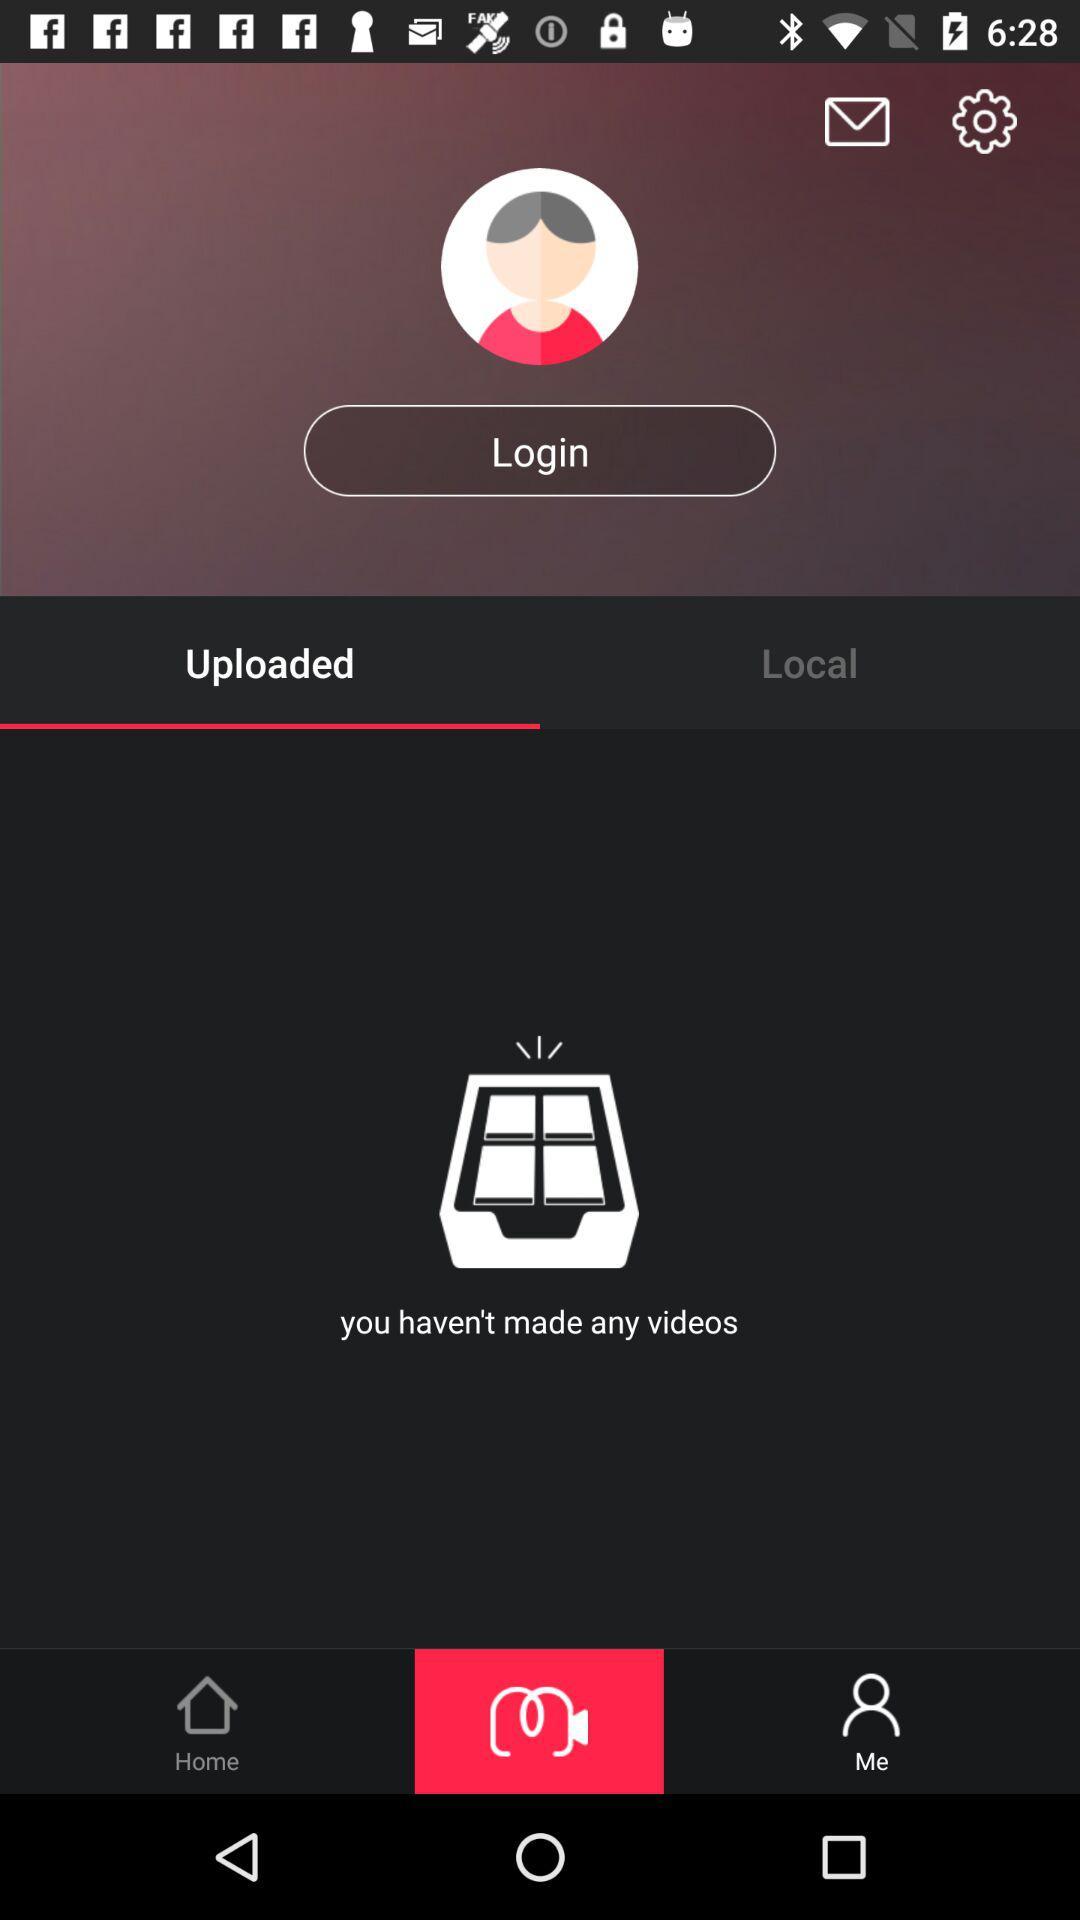 This screenshot has height=1920, width=1080. Describe the element at coordinates (983, 120) in the screenshot. I see `the settings icon` at that location.